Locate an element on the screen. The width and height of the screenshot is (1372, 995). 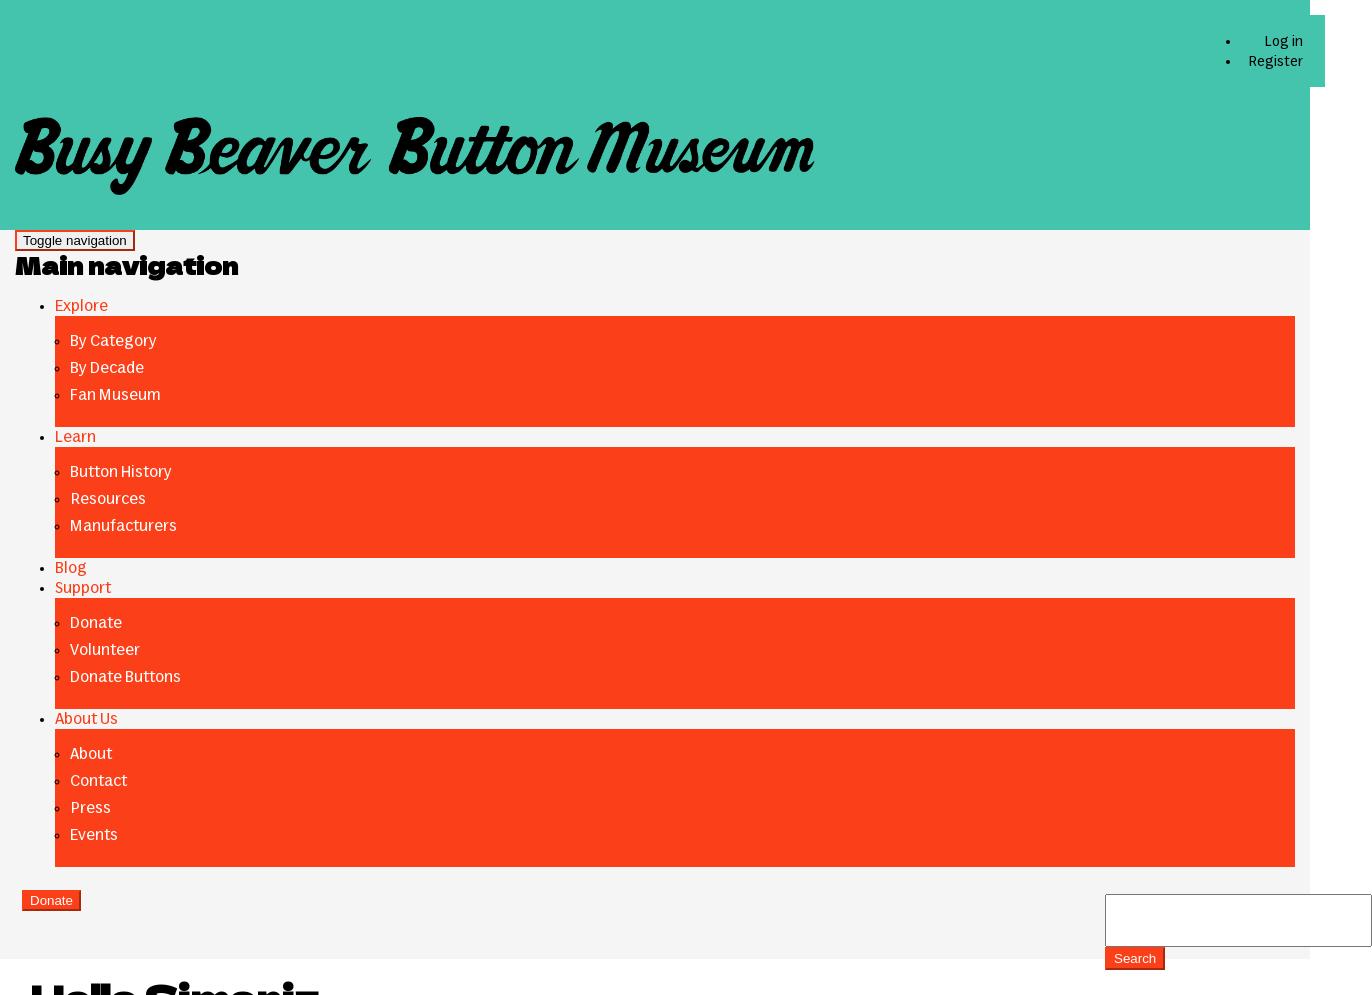
'Main navigation' is located at coordinates (126, 263).